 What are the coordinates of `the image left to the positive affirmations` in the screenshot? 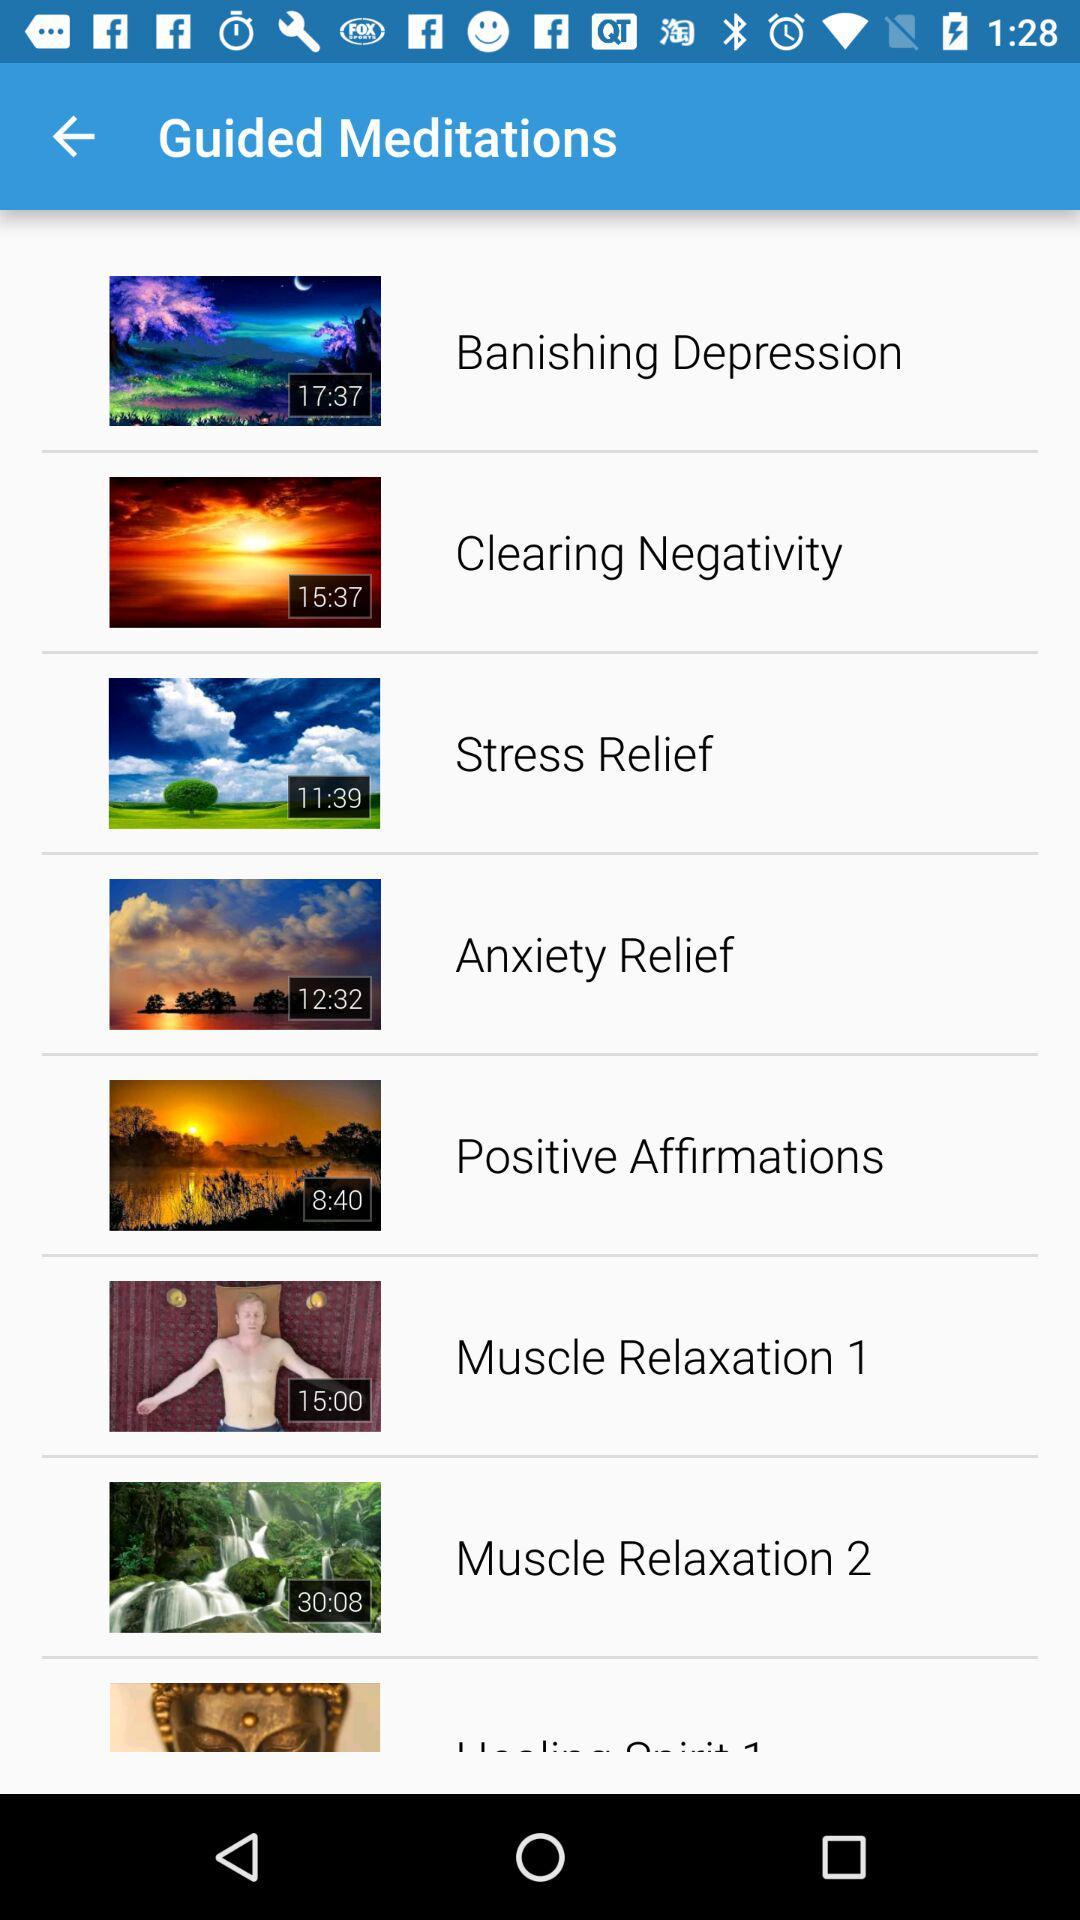 It's located at (244, 1155).